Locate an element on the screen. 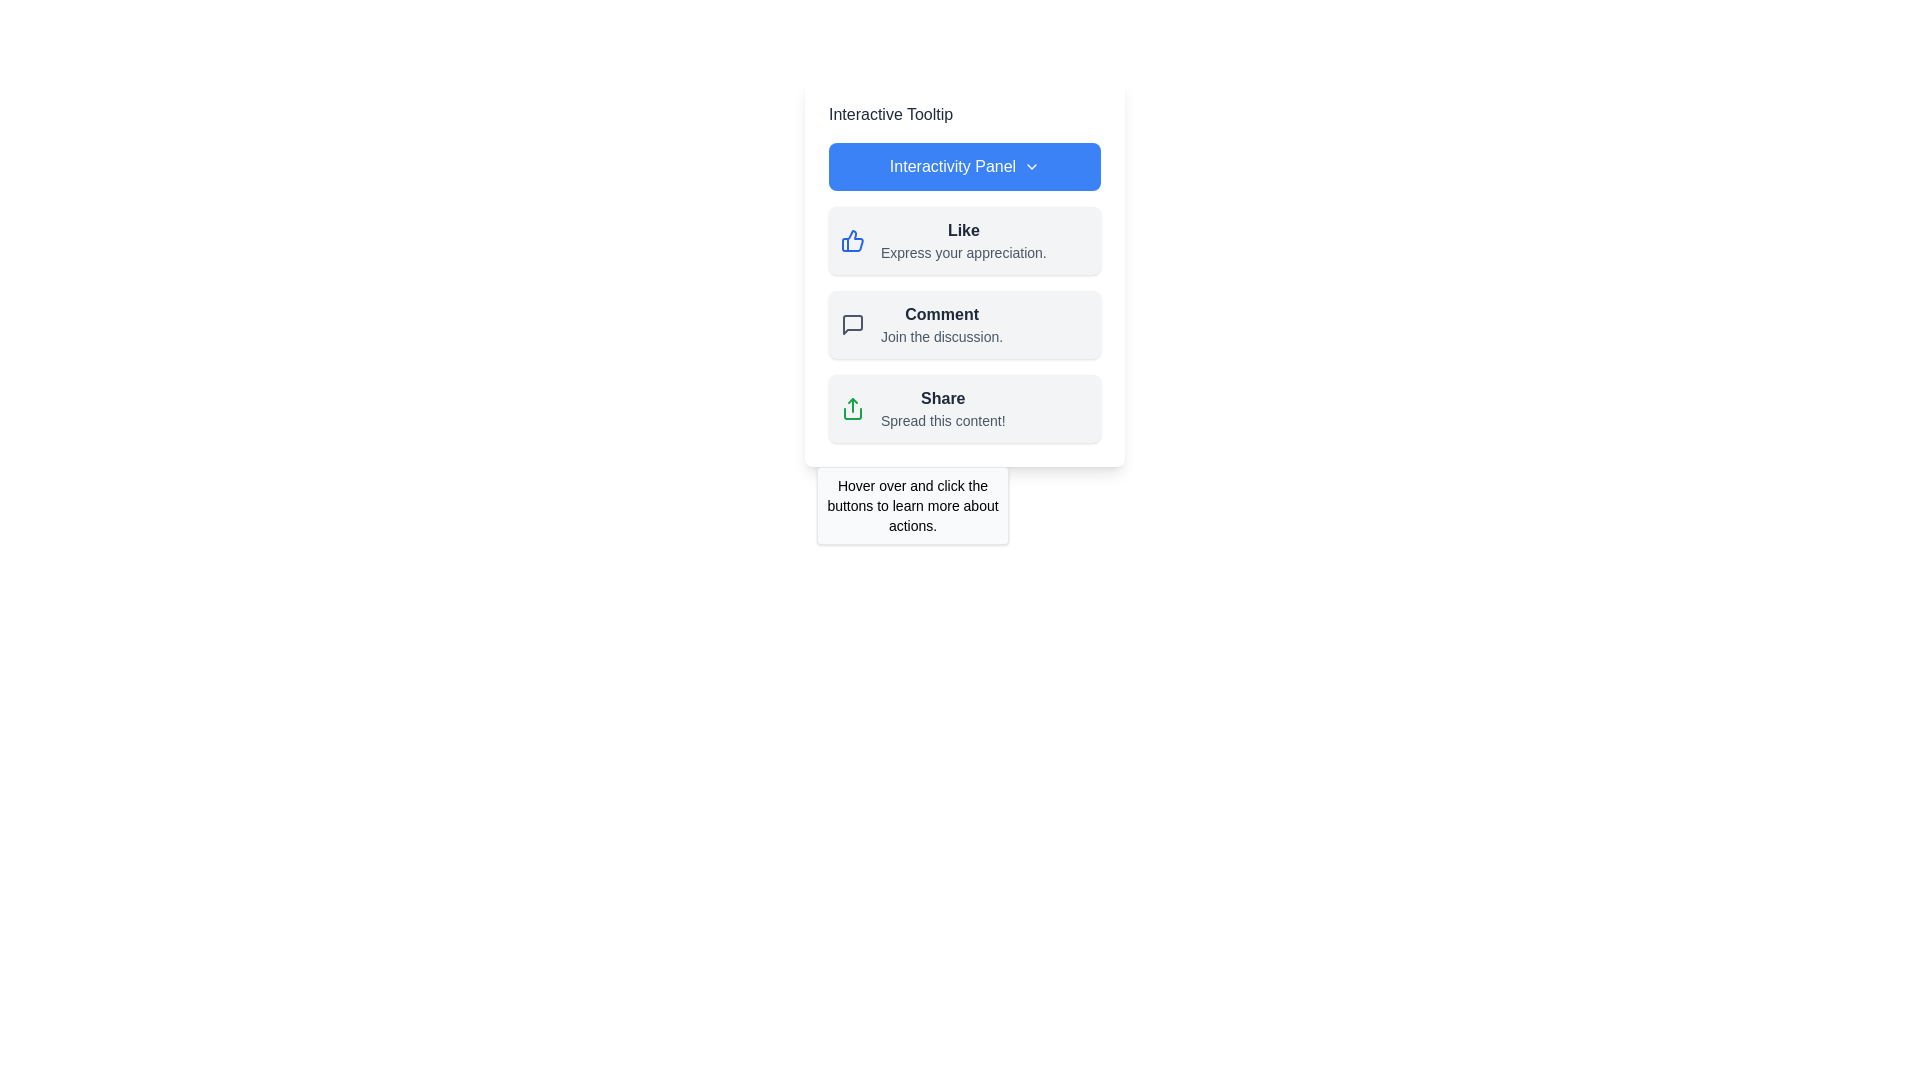  the 'Like' option in the Interactive Panel Option Group, located below the 'Interactivity Panel' button is located at coordinates (964, 323).